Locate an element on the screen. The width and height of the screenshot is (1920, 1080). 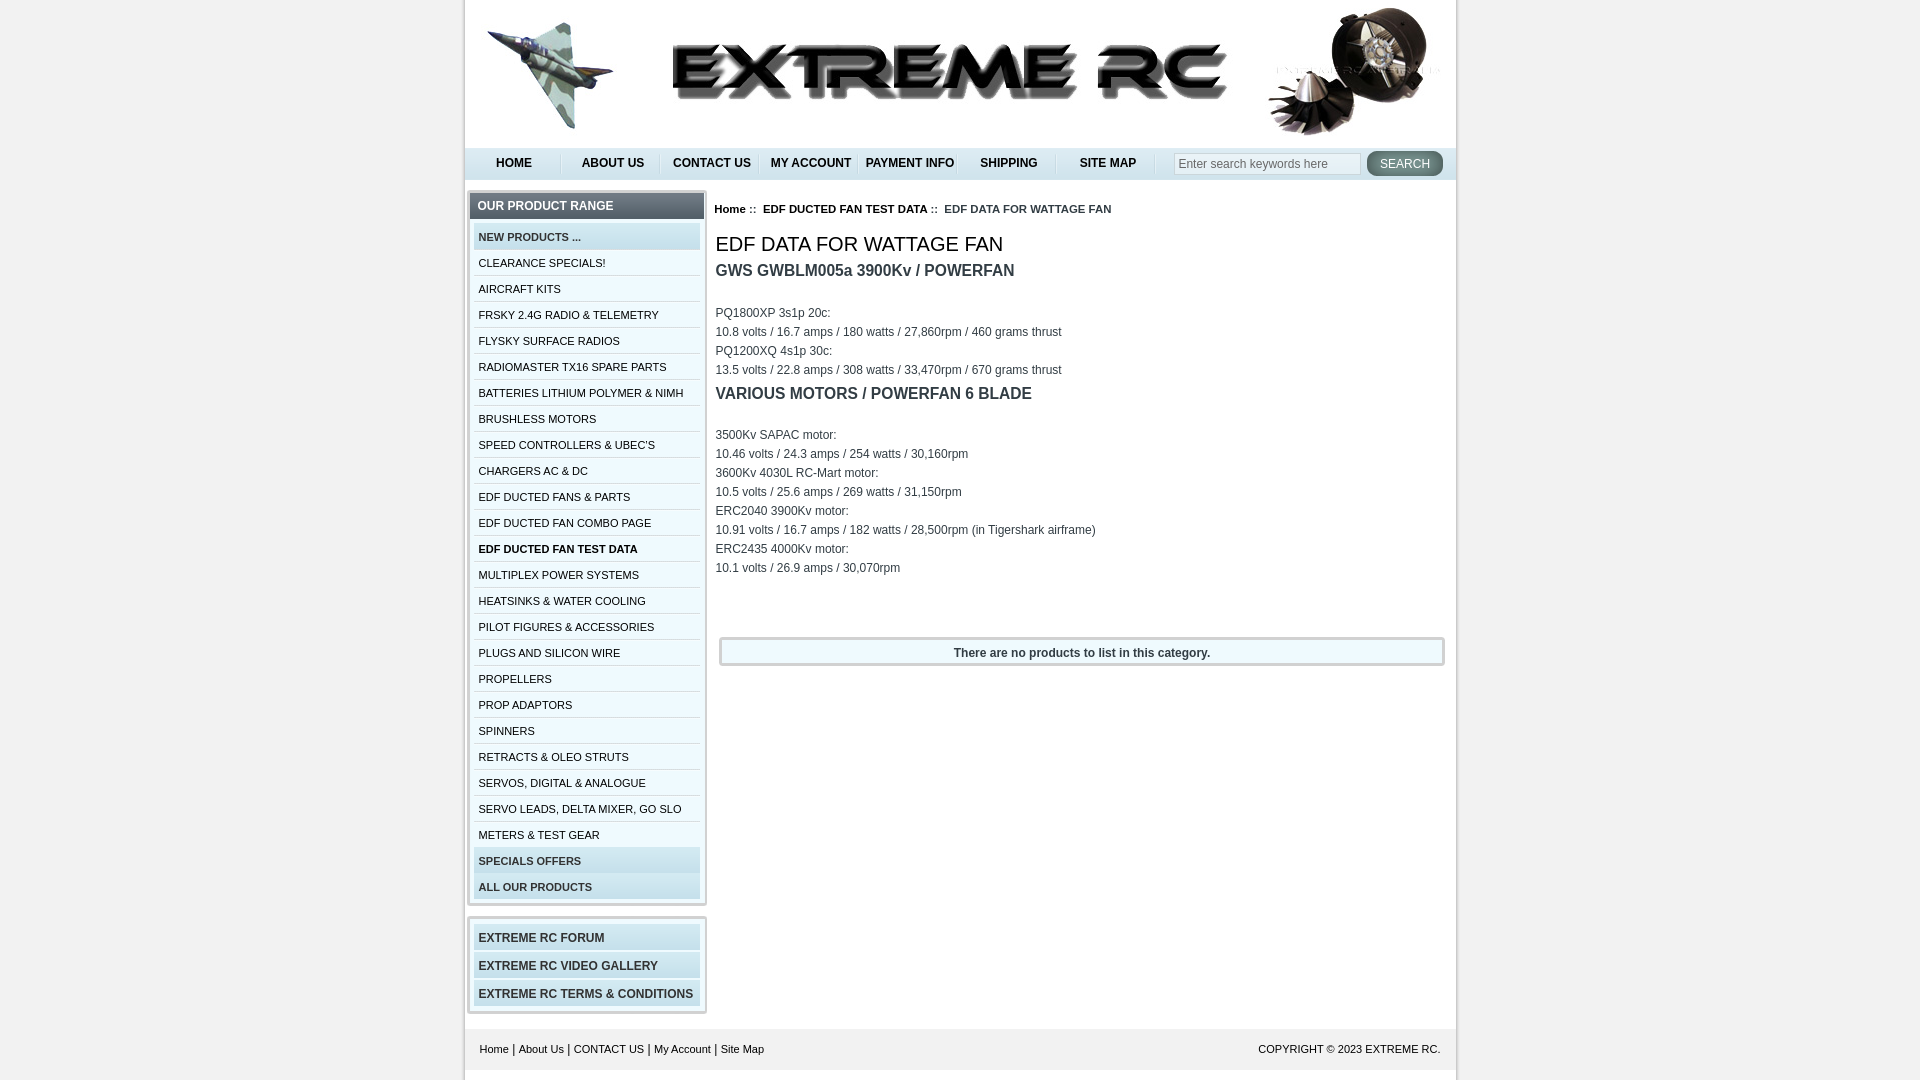
'PAYMENT INFO' is located at coordinates (908, 162).